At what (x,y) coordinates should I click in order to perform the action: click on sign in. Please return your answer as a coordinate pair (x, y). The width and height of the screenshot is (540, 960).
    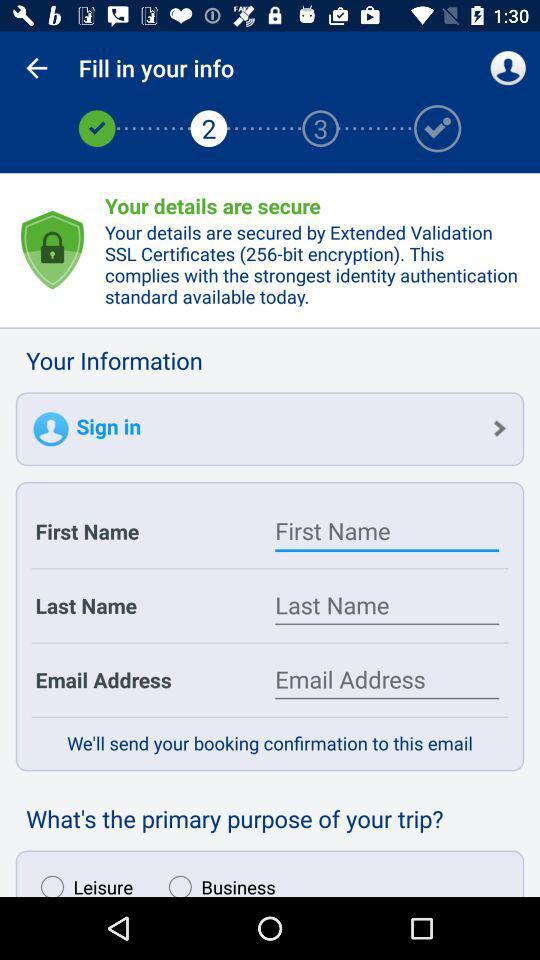
    Looking at the image, I should click on (270, 429).